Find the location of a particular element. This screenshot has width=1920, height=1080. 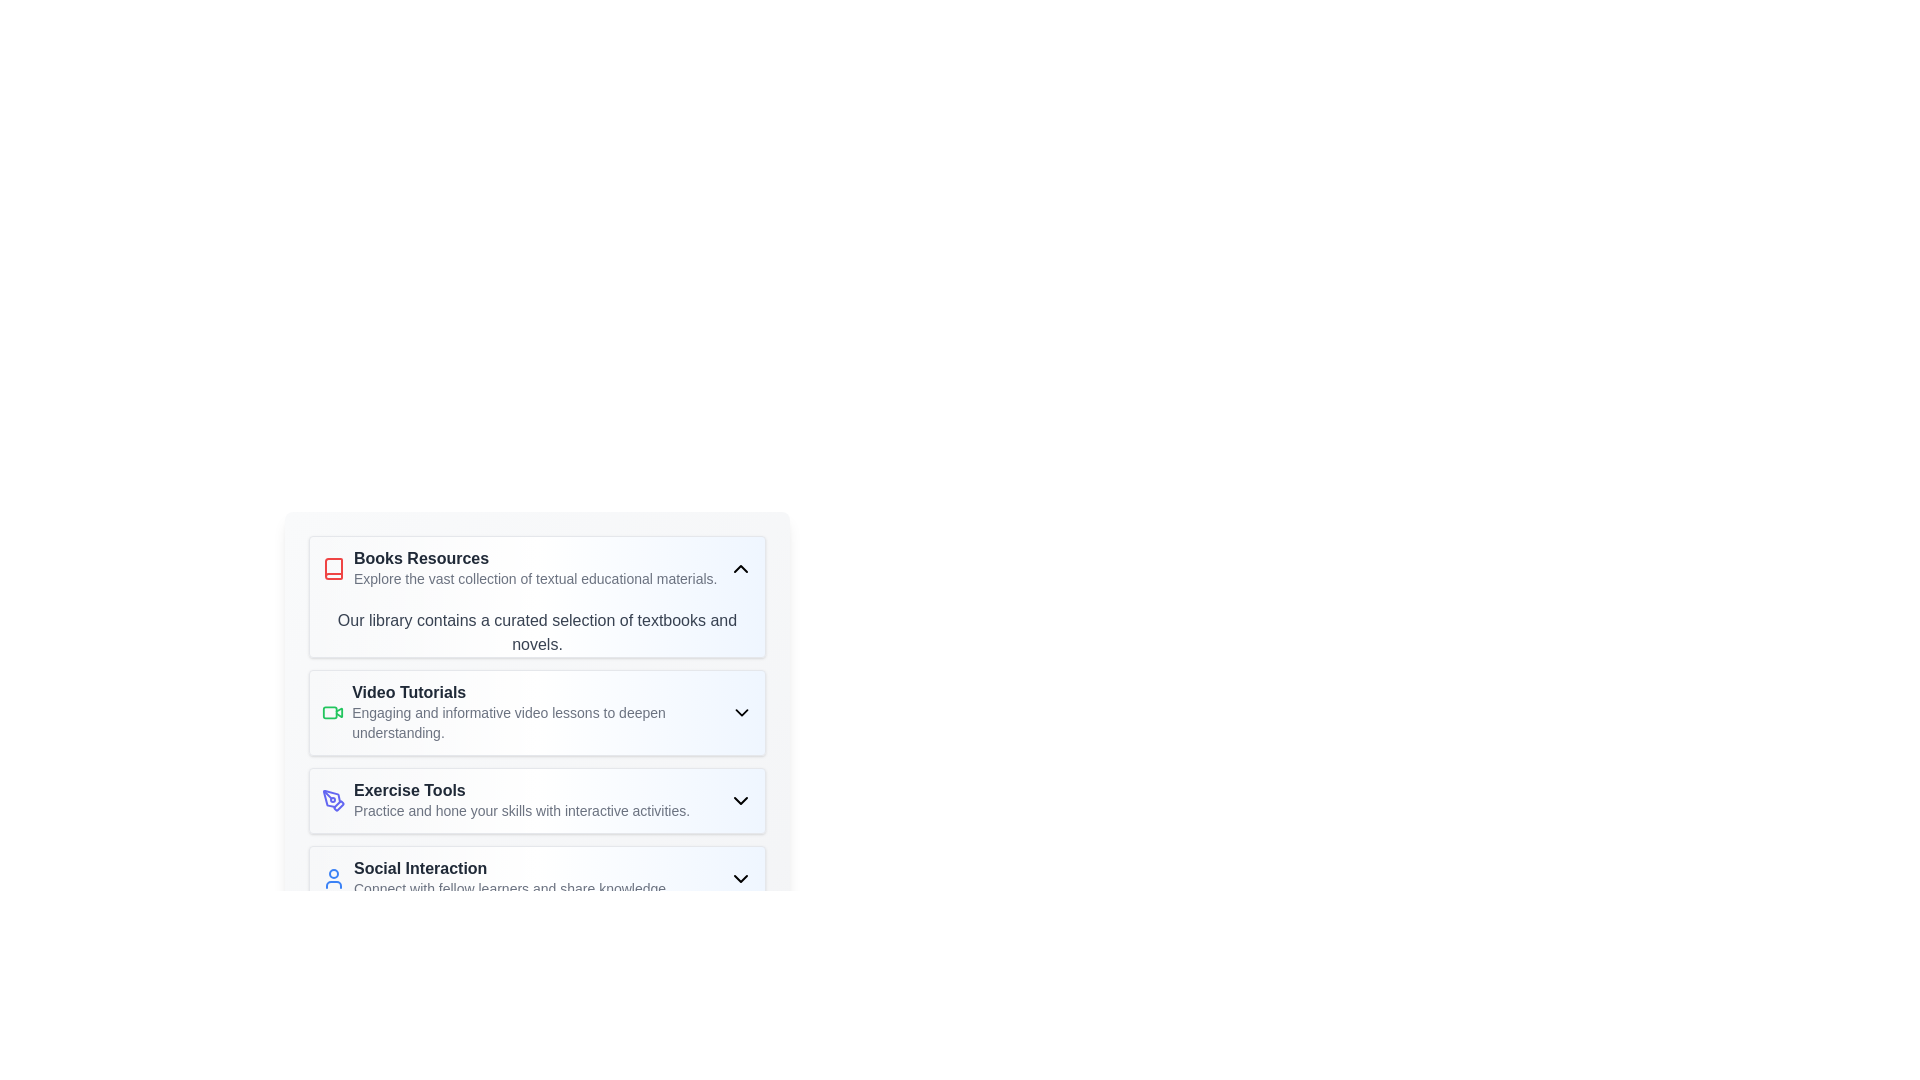

the textual component titled 'Social Interaction' is located at coordinates (512, 878).